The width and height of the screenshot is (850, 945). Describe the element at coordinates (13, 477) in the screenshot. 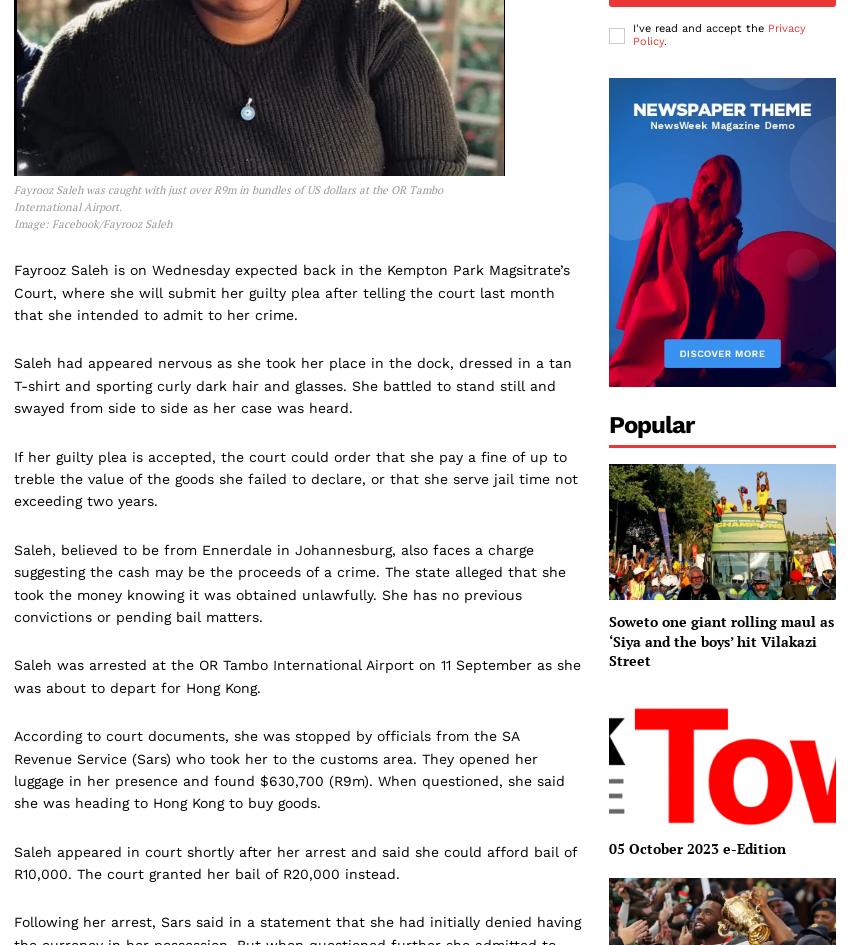

I see `'If her guilty plea is accepted‚ the court could order that she pay a fine of up to treble the value of the goods she failed to declare‚ or that she serve jail time not exceeding two years.'` at that location.